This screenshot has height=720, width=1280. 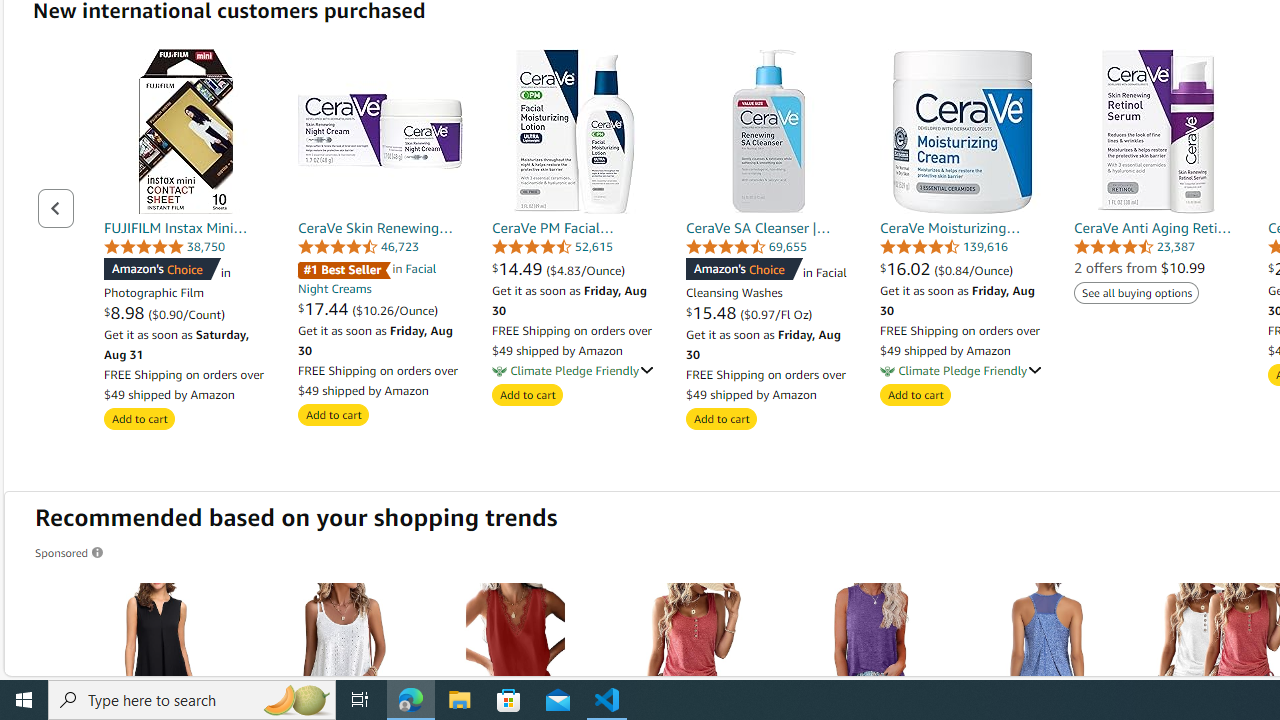 What do you see at coordinates (906, 267) in the screenshot?
I see `'$16.02 '` at bounding box center [906, 267].